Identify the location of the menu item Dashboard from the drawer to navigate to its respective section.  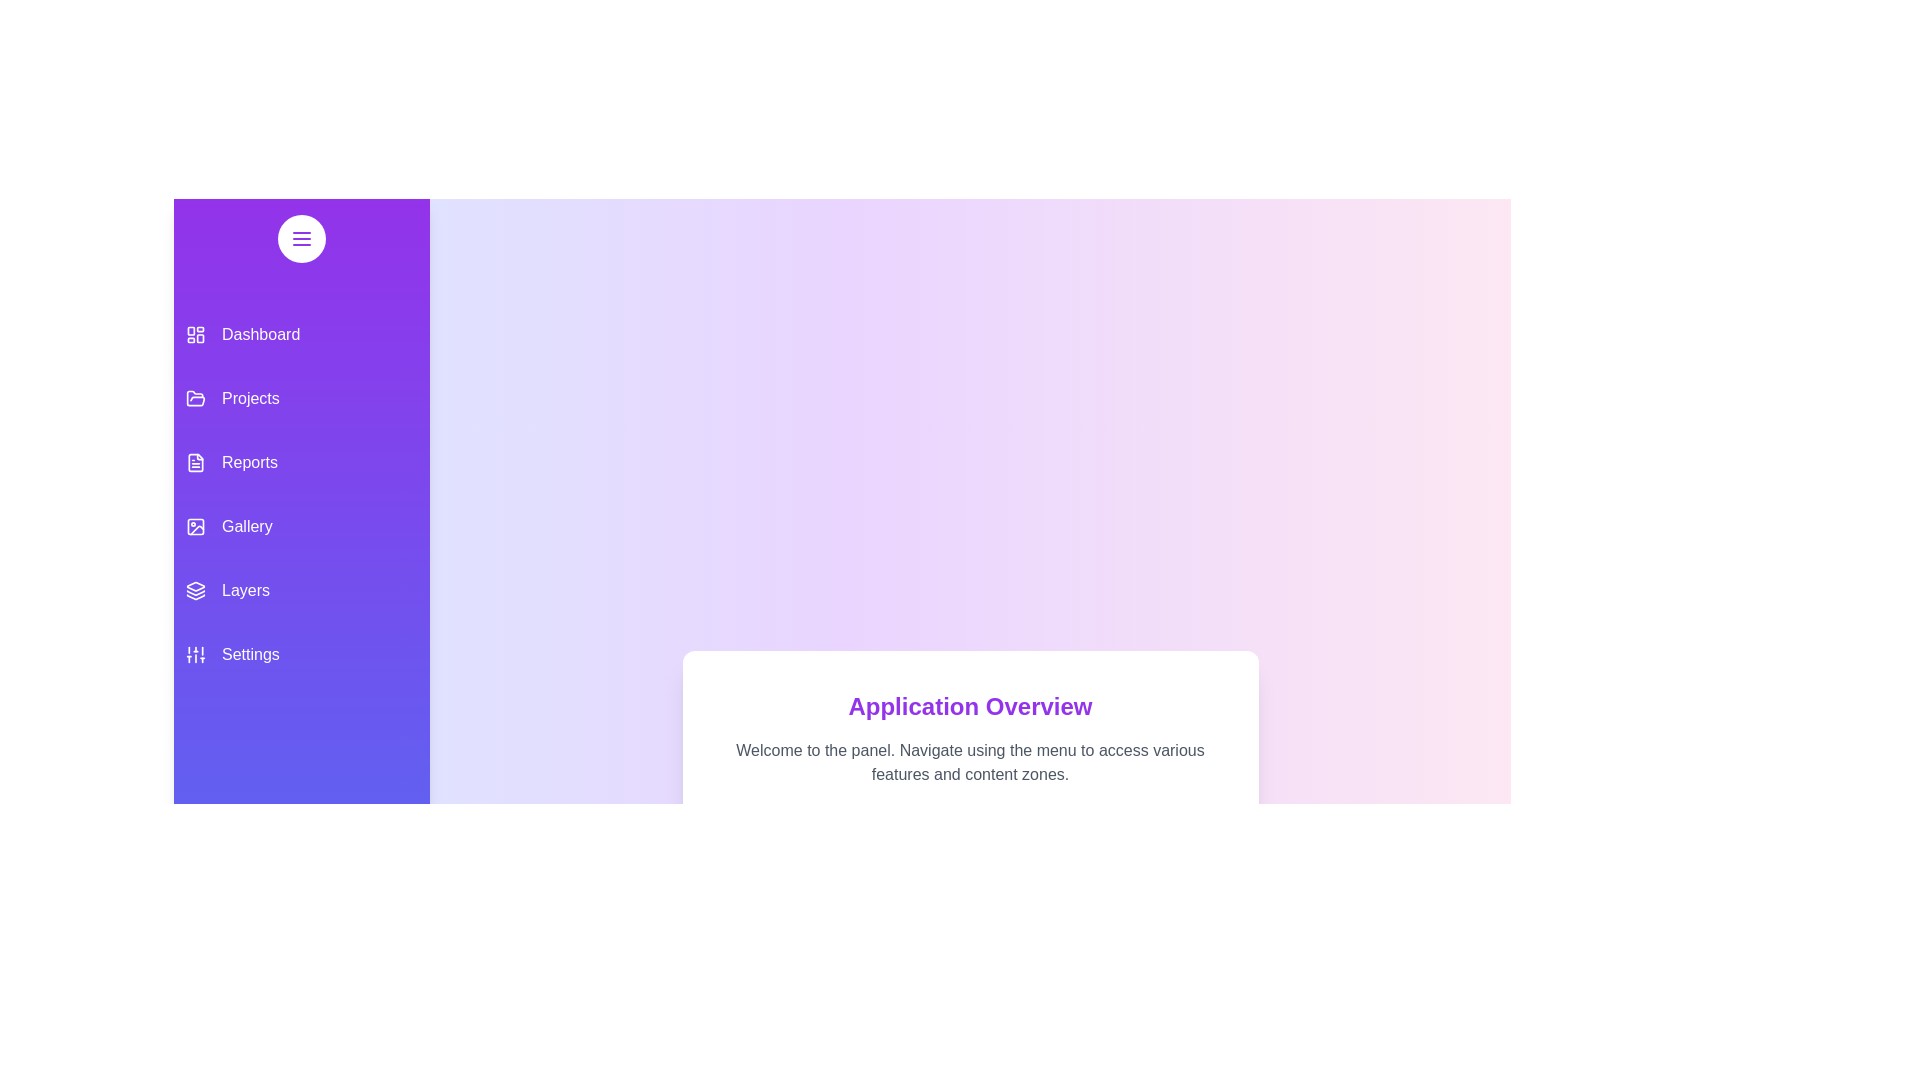
(301, 334).